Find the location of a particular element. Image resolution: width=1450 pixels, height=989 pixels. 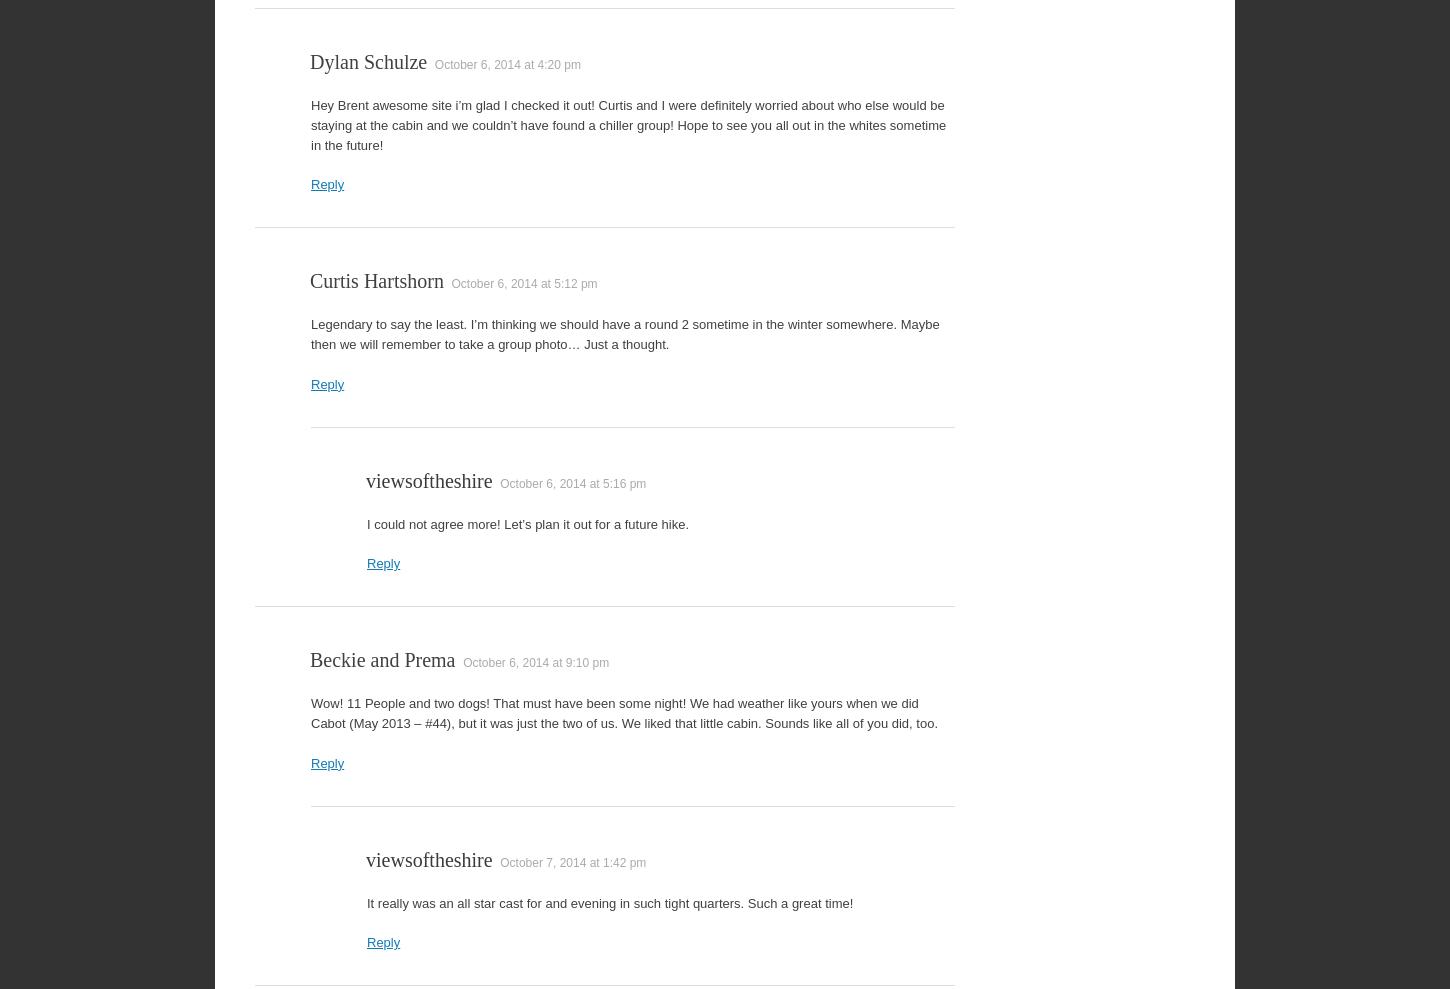

'I could not agree more! Let’s plan it out for a future hike.' is located at coordinates (527, 523).